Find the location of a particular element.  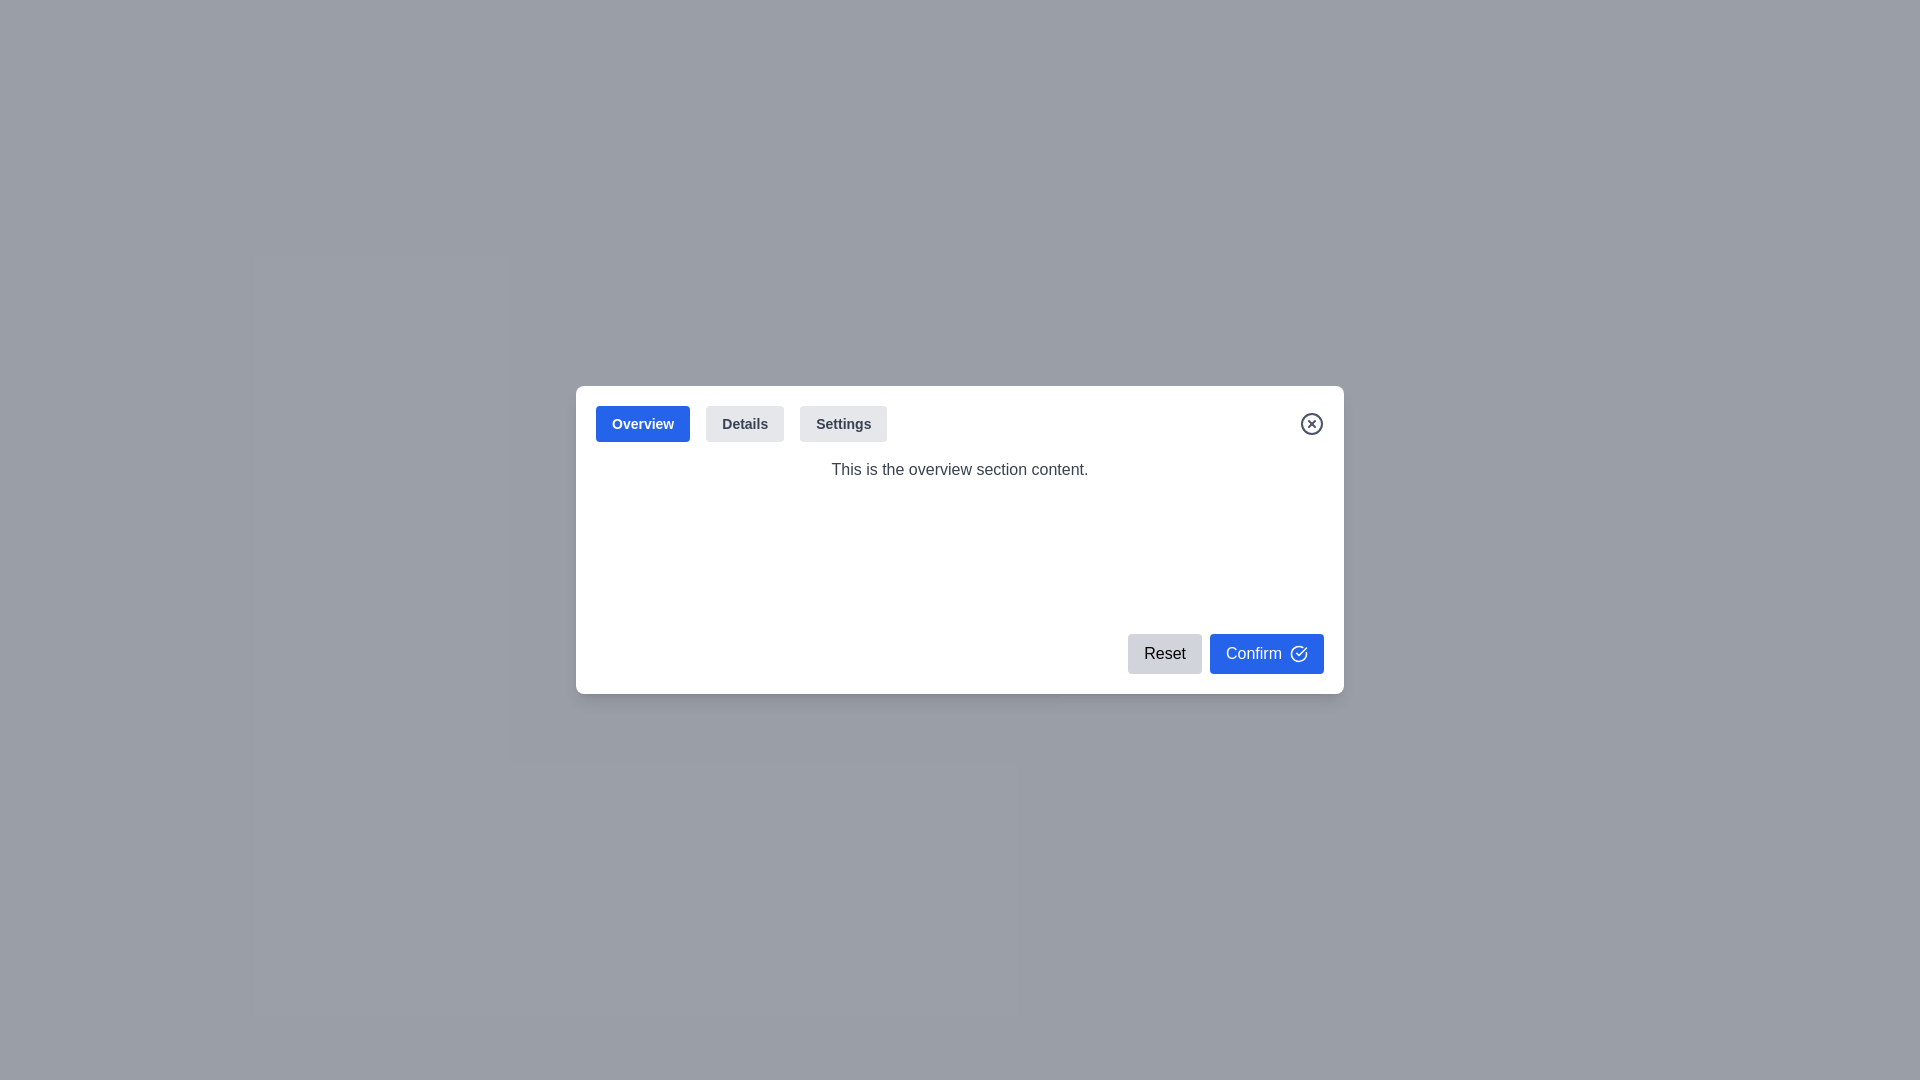

the tab labeled Overview to view its content is located at coordinates (643, 423).